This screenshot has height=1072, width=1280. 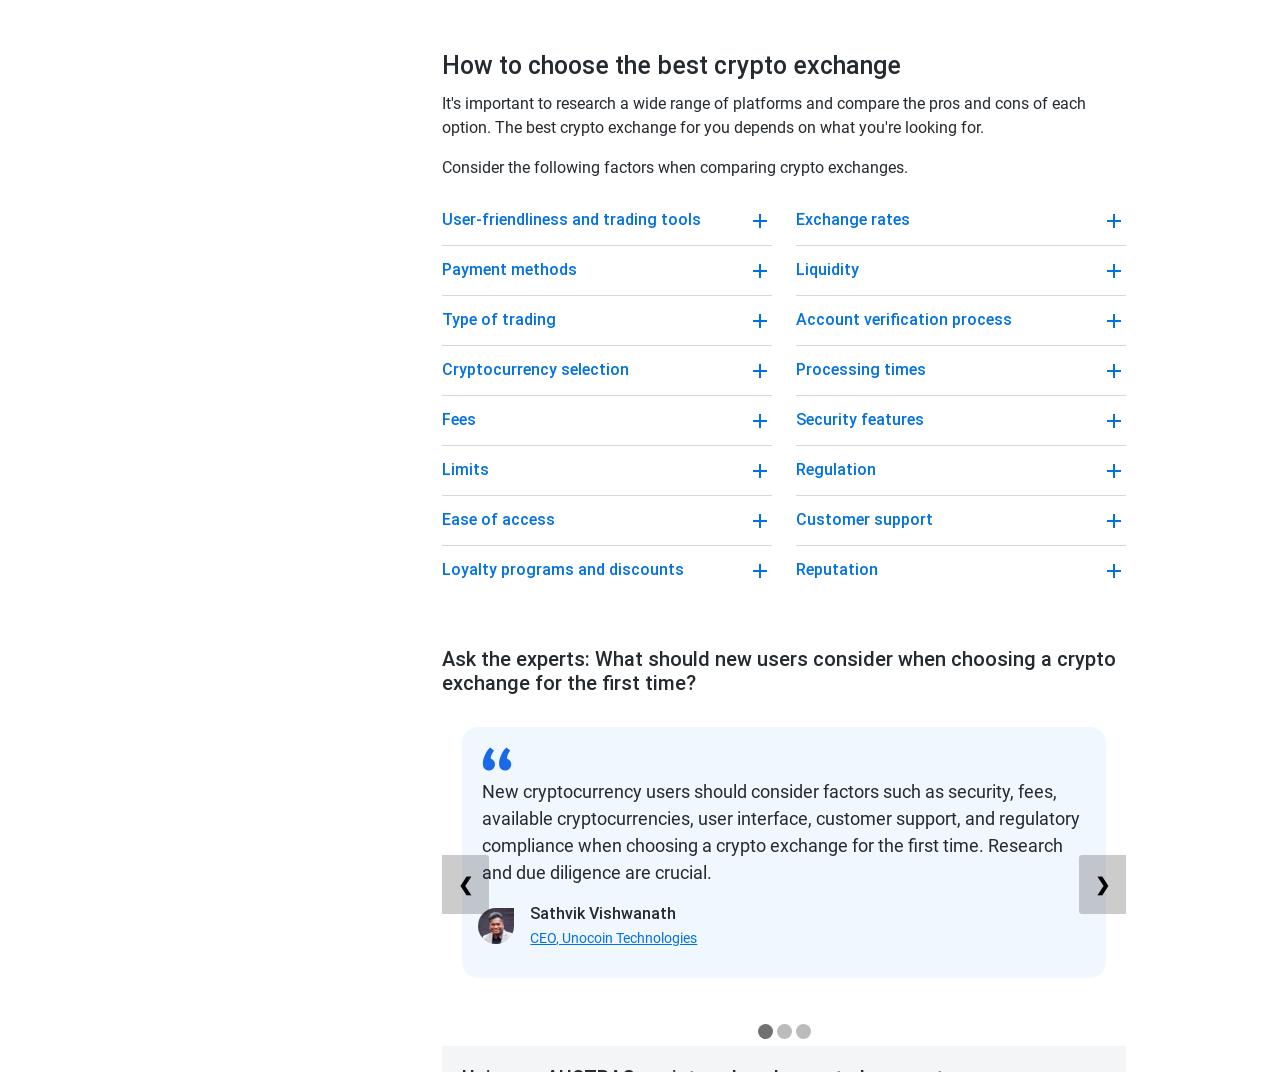 What do you see at coordinates (440, 670) in the screenshot?
I see `'Ask the experts: What should new users consider when choosing a crypto exchange for the first time?'` at bounding box center [440, 670].